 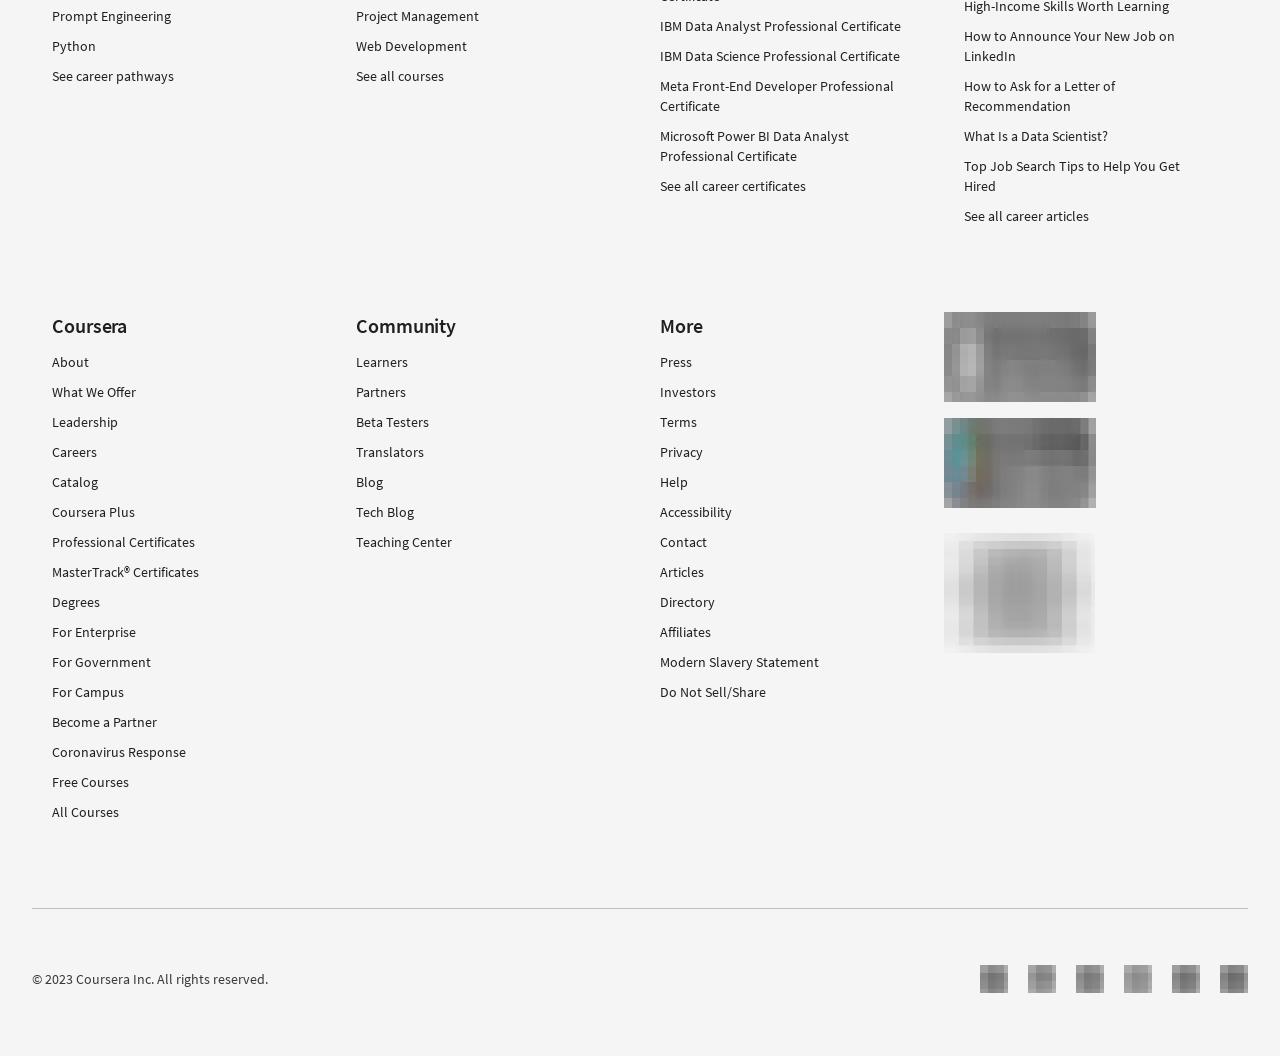 I want to click on 'MasterTrack® Certificates', so click(x=124, y=570).